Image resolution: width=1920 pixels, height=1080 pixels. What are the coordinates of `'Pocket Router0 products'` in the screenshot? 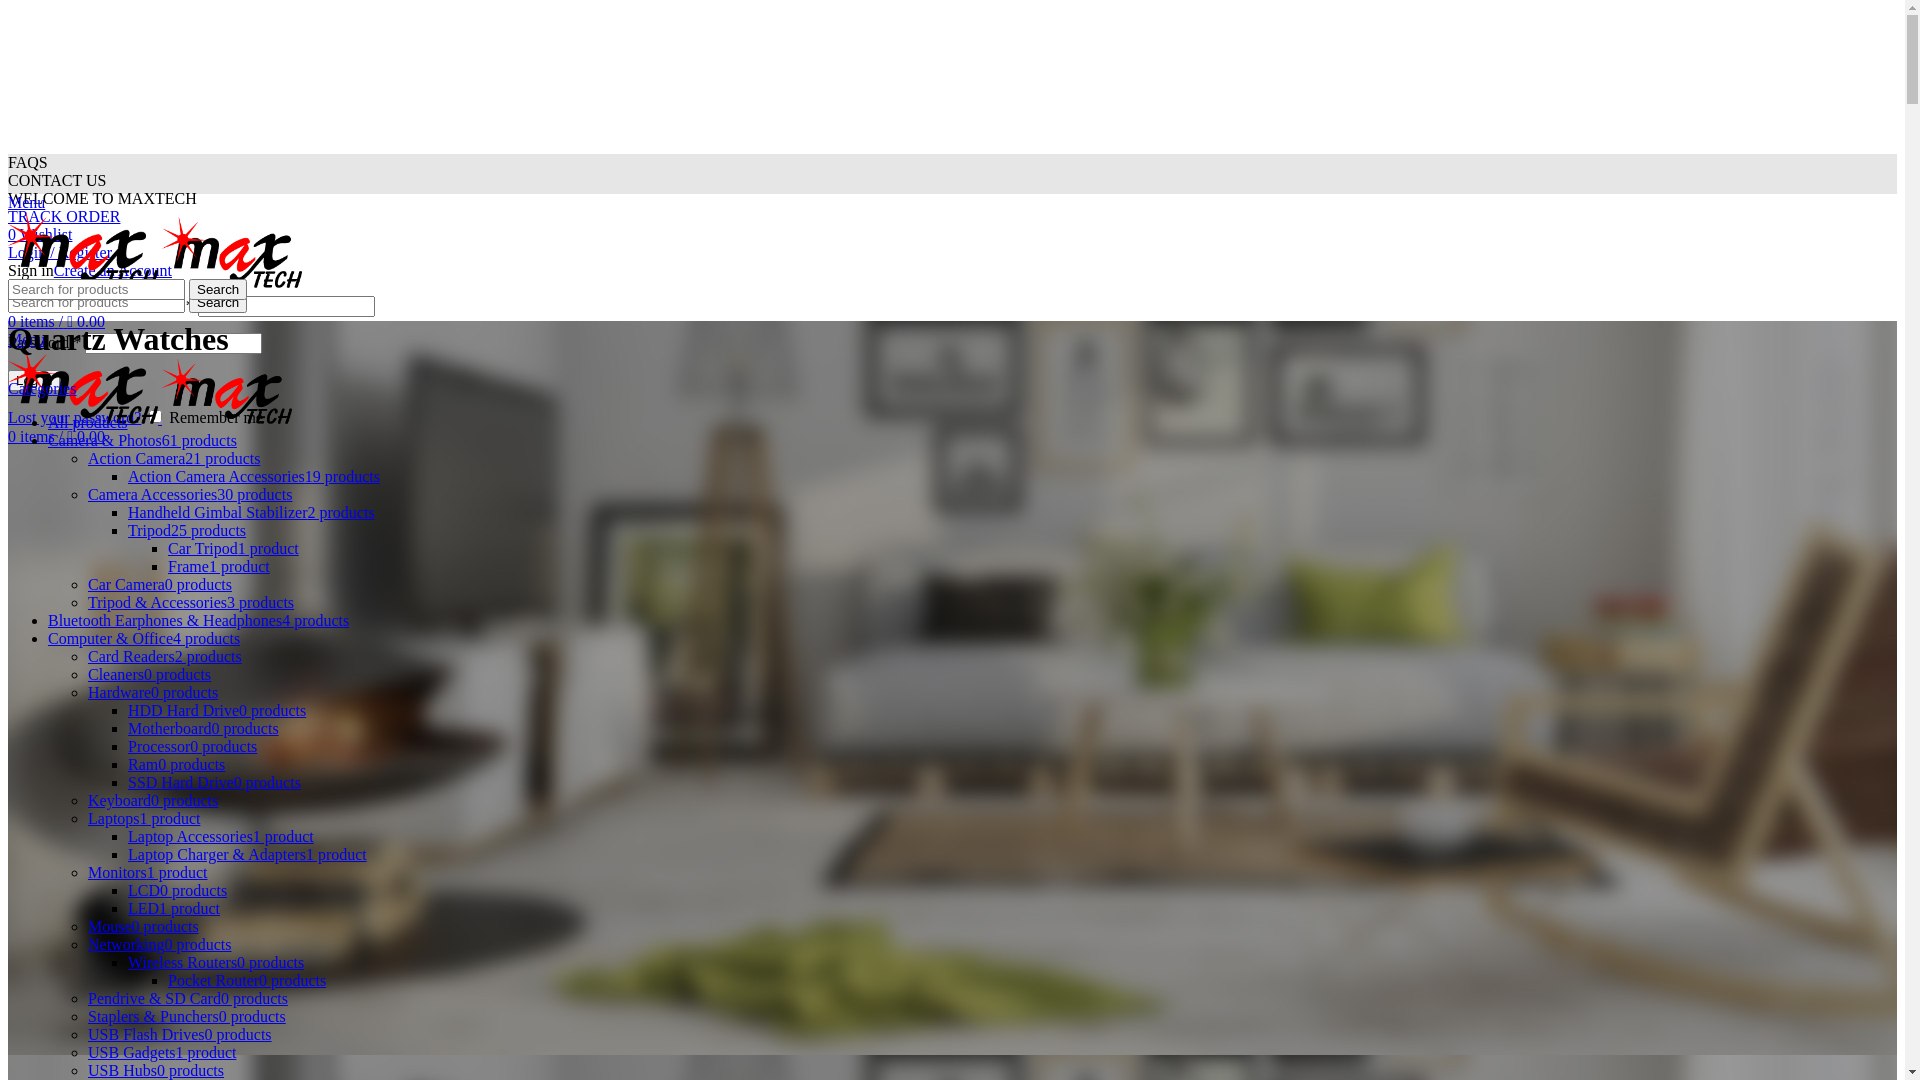 It's located at (245, 979).